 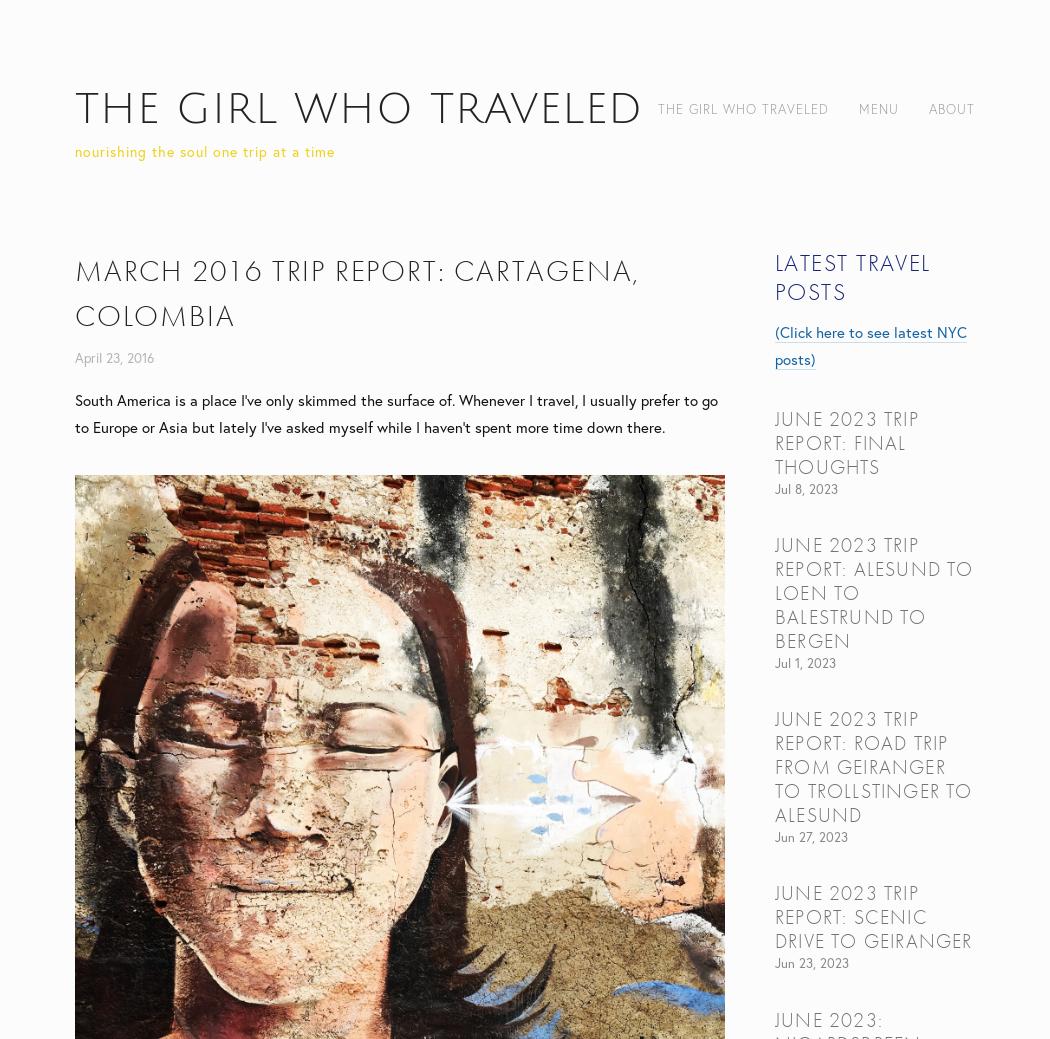 What do you see at coordinates (73, 357) in the screenshot?
I see `'April 23, 2016'` at bounding box center [73, 357].